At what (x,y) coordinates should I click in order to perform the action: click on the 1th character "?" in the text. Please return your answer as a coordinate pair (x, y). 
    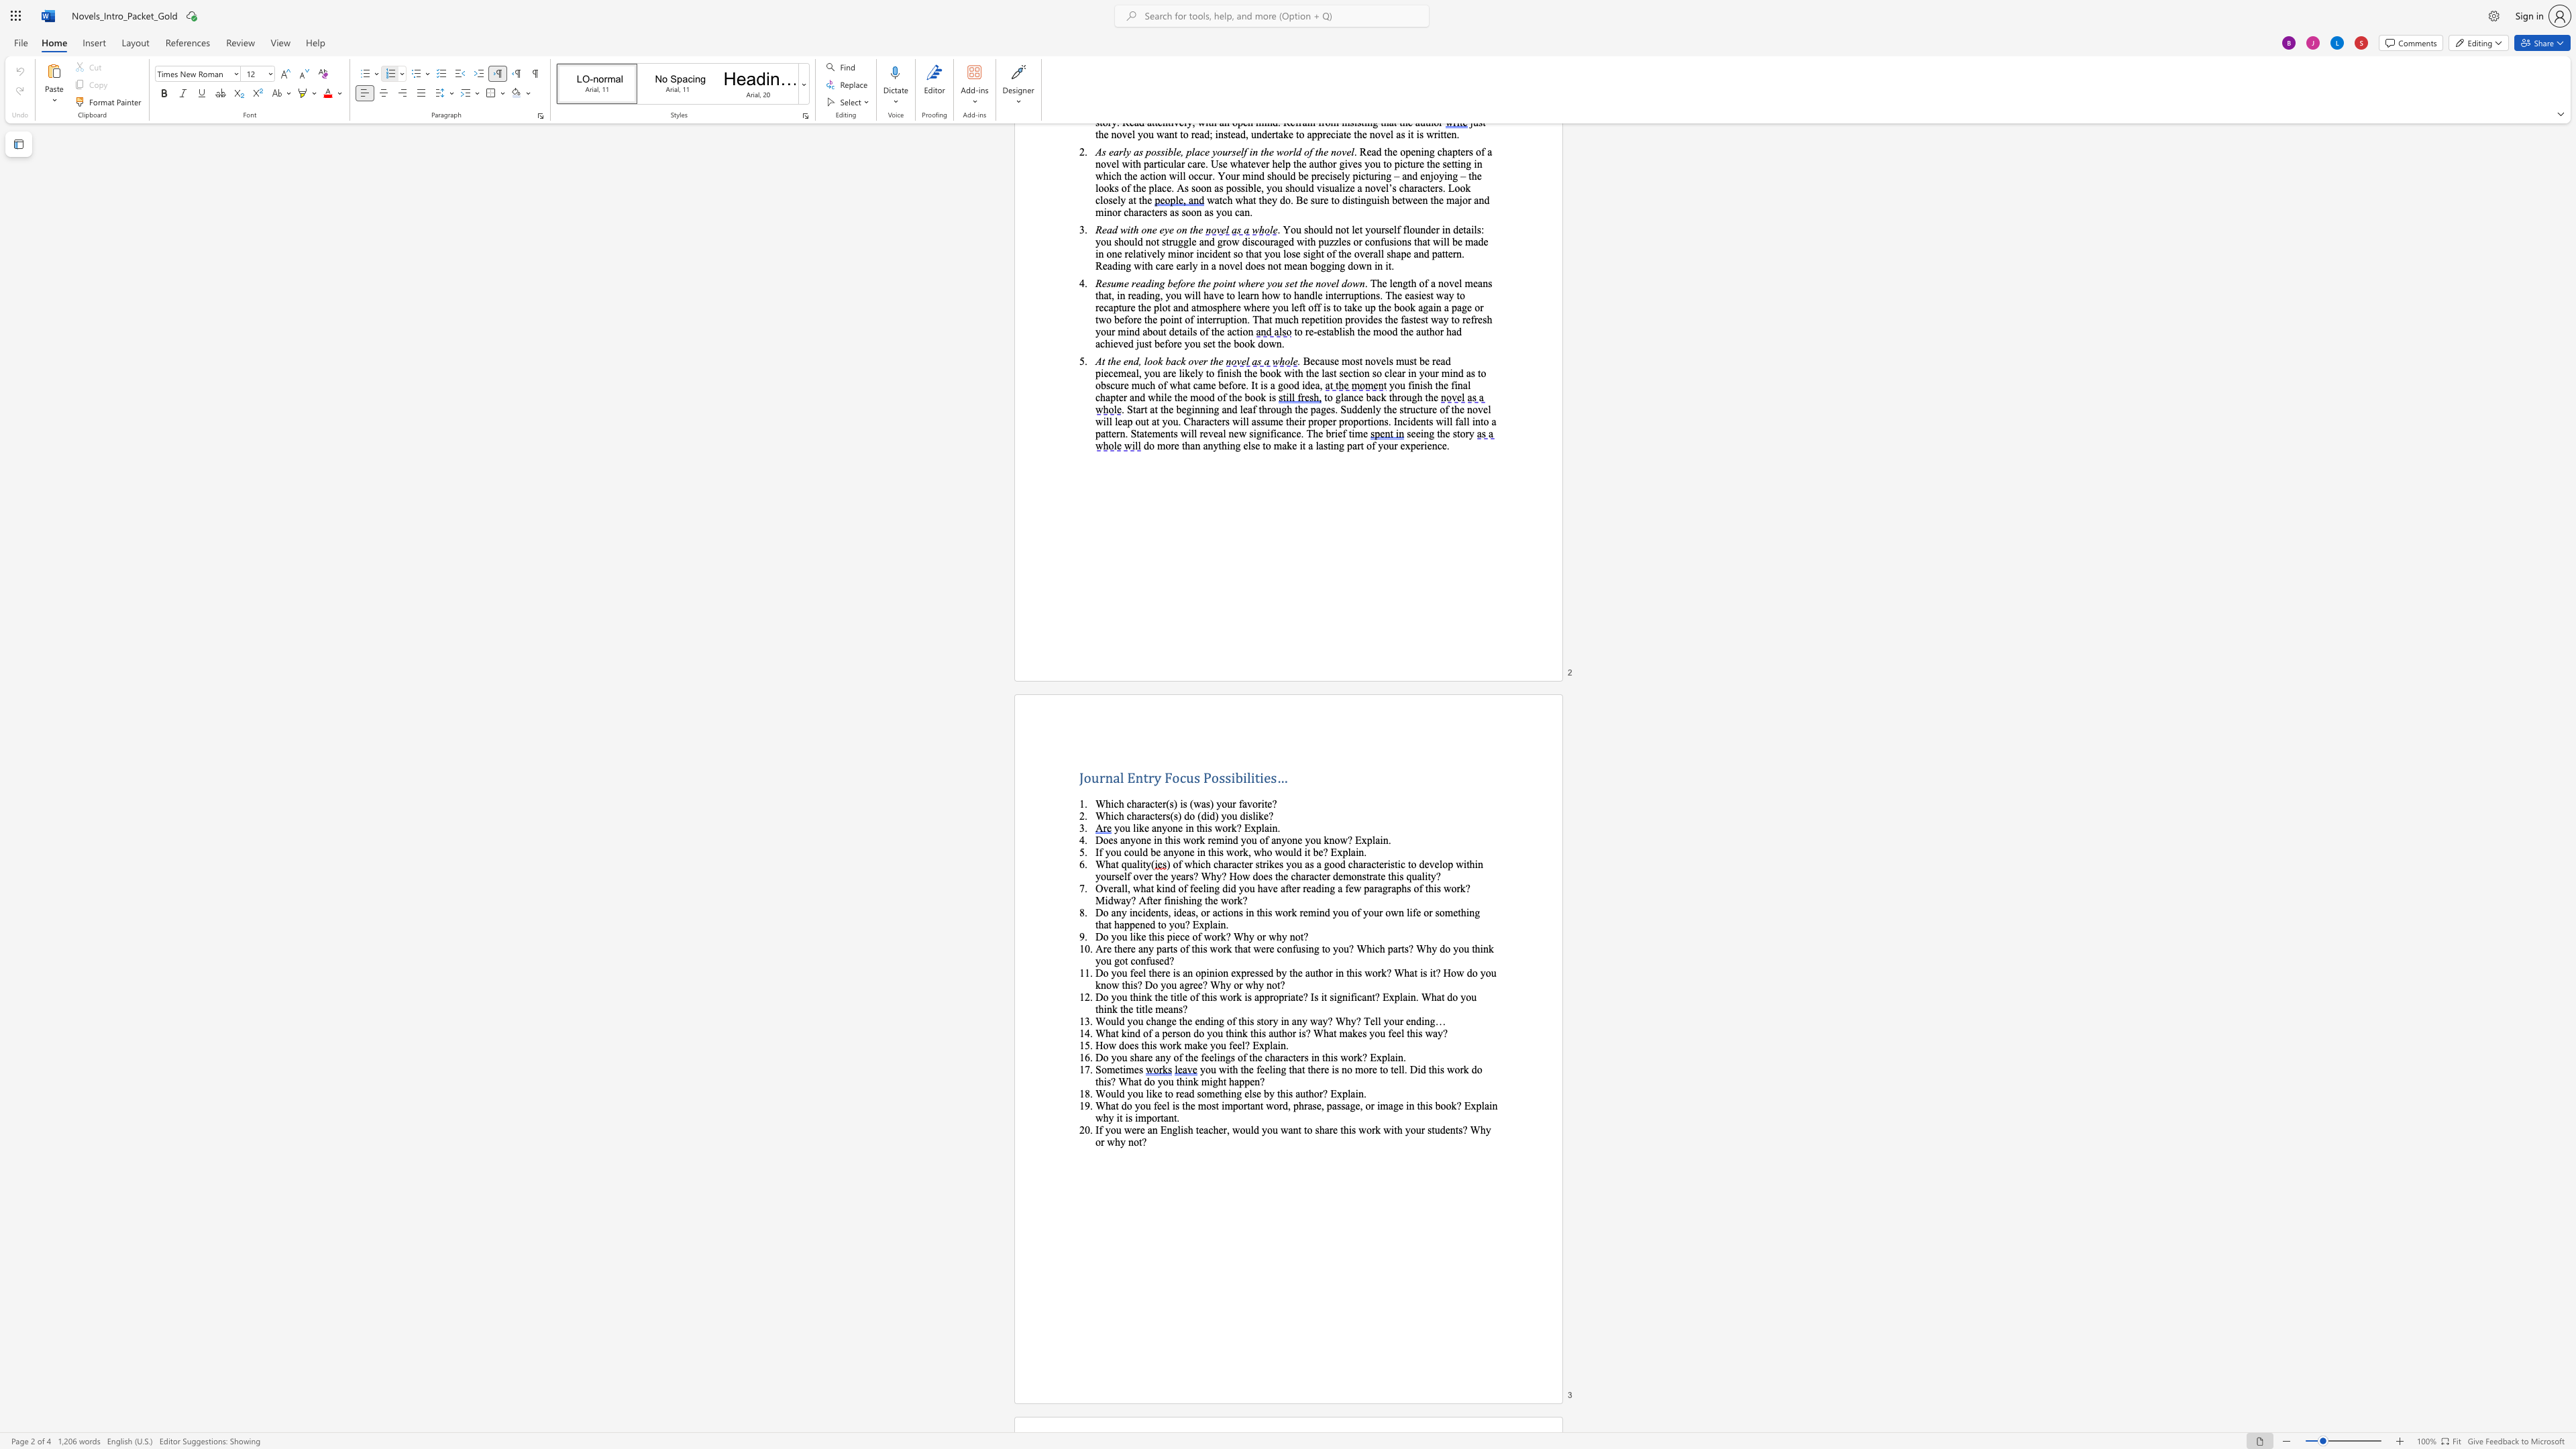
    Looking at the image, I should click on (1228, 936).